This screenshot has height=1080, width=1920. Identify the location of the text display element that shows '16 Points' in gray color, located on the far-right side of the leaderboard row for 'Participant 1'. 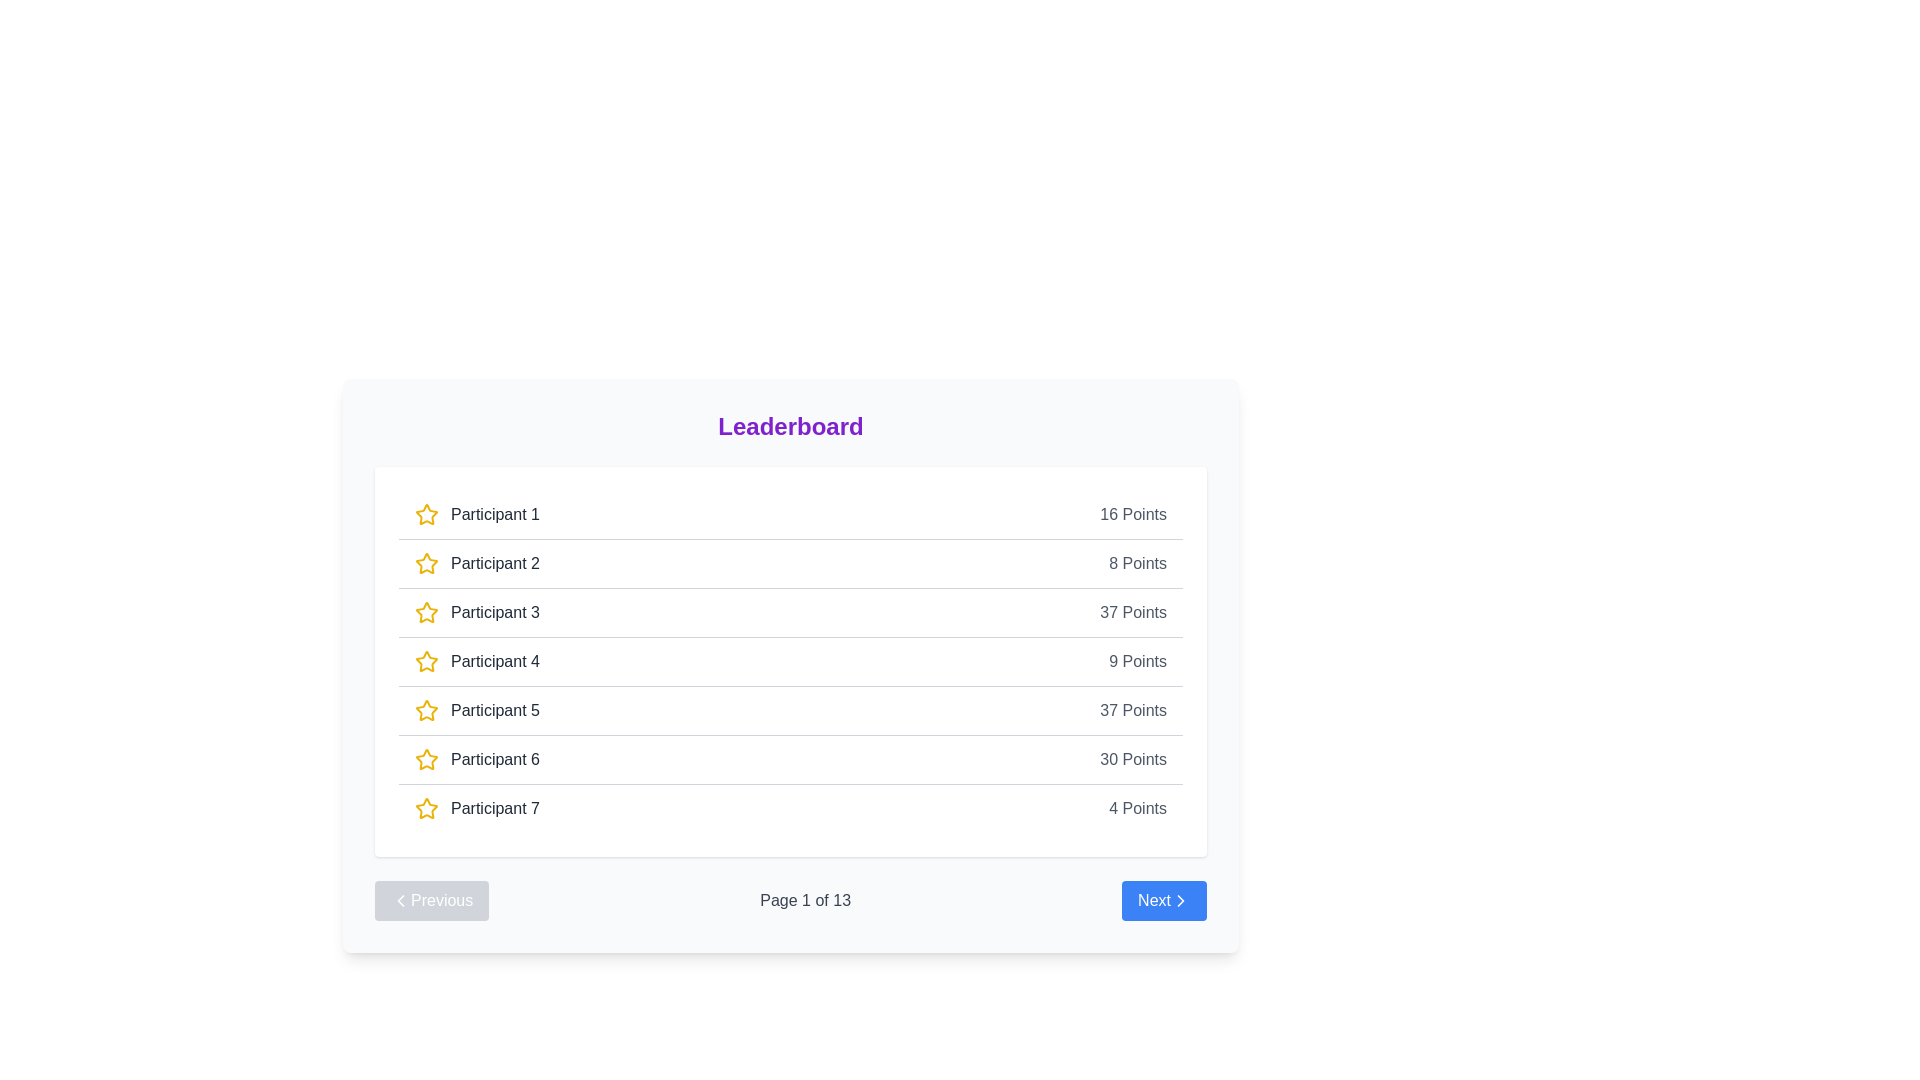
(1133, 514).